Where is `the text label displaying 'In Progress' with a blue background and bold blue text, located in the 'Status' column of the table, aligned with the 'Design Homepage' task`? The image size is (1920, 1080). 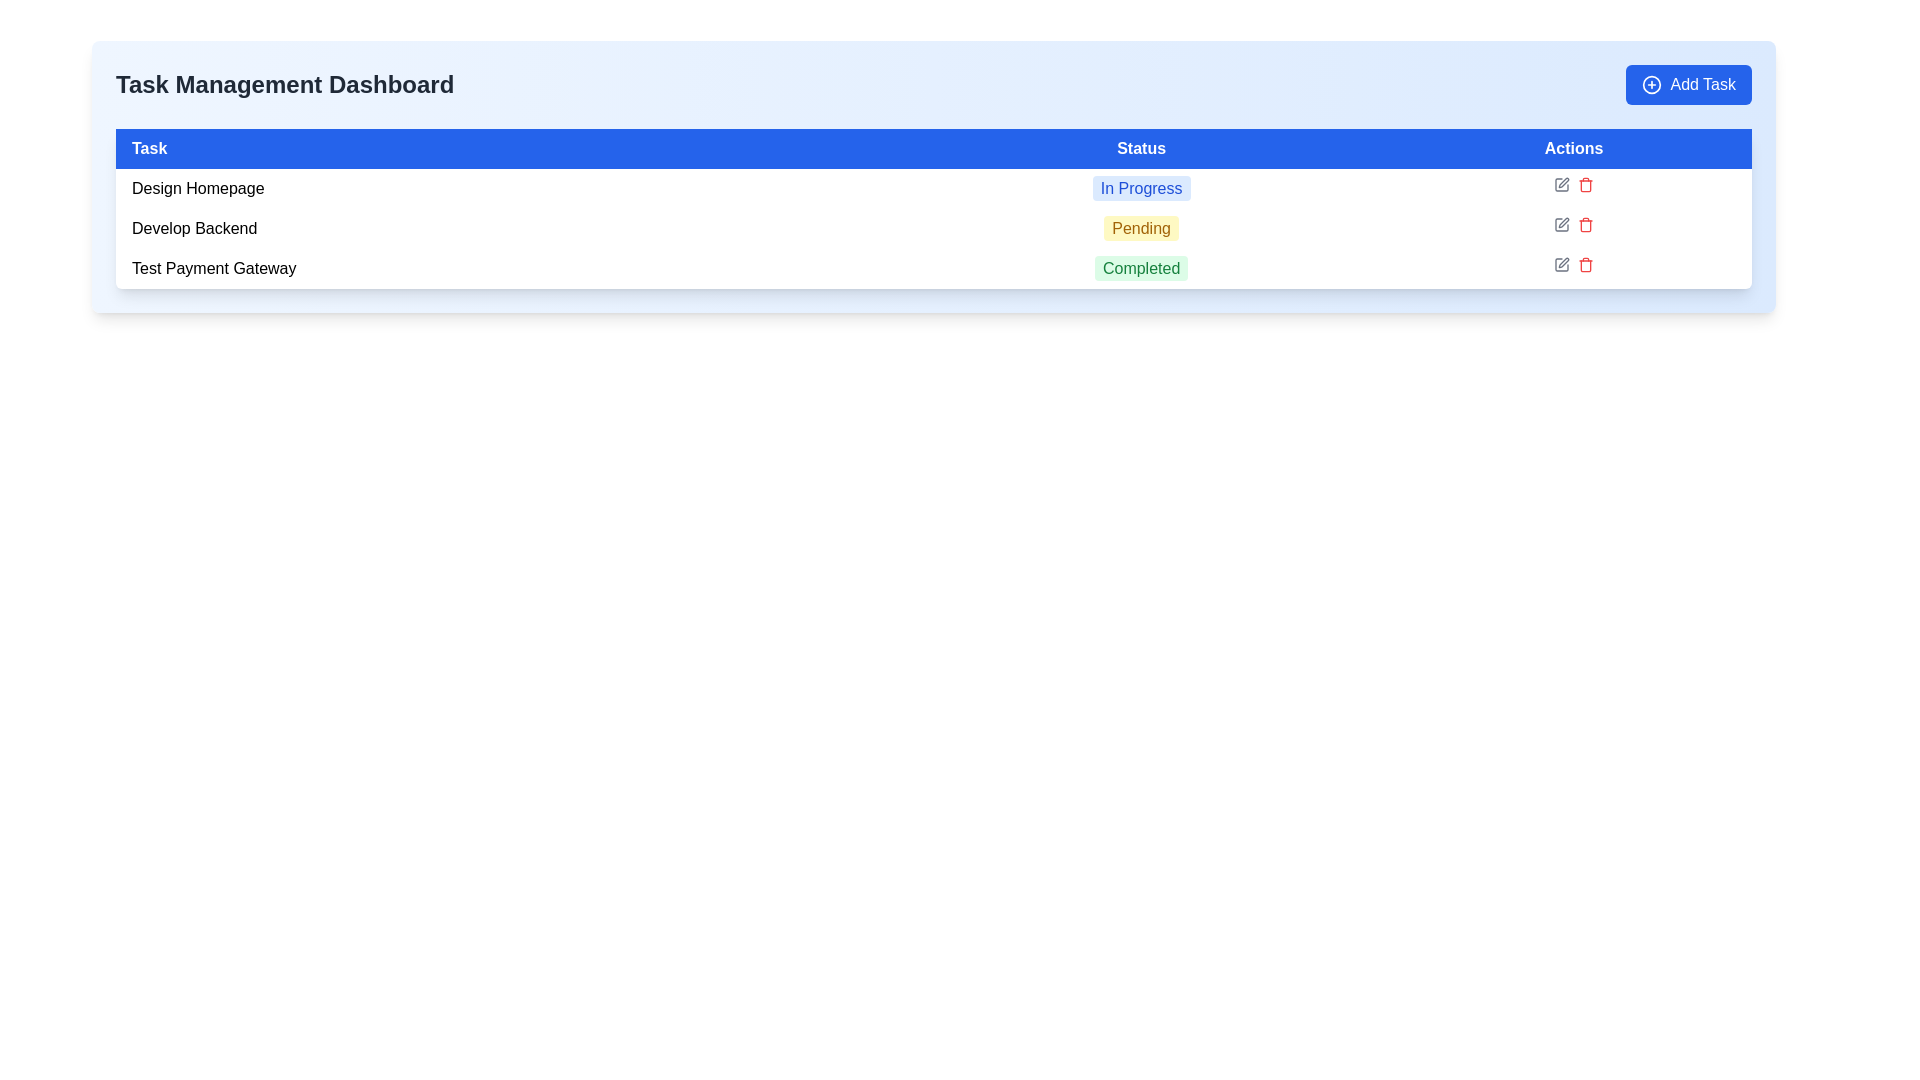 the text label displaying 'In Progress' with a blue background and bold blue text, located in the 'Status' column of the table, aligned with the 'Design Homepage' task is located at coordinates (1141, 188).